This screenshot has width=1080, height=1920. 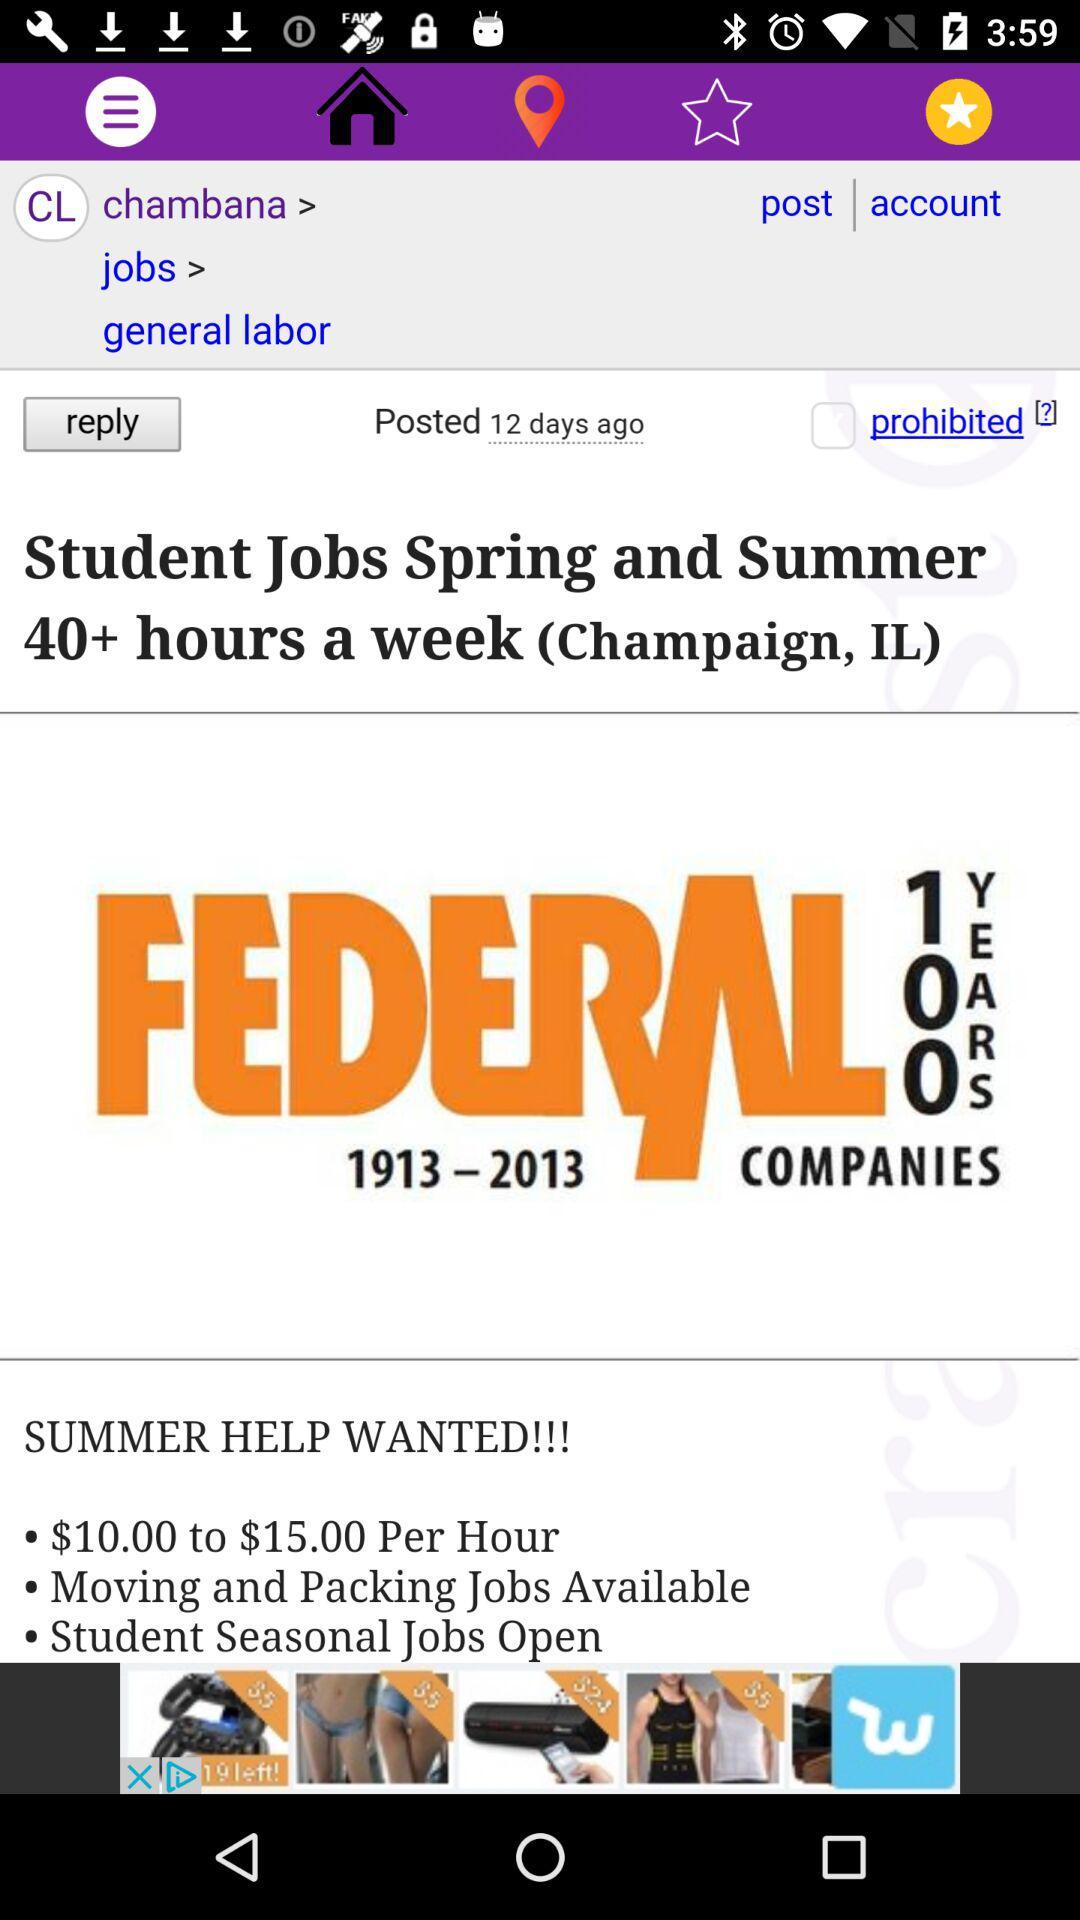 What do you see at coordinates (120, 110) in the screenshot?
I see `the more icon` at bounding box center [120, 110].